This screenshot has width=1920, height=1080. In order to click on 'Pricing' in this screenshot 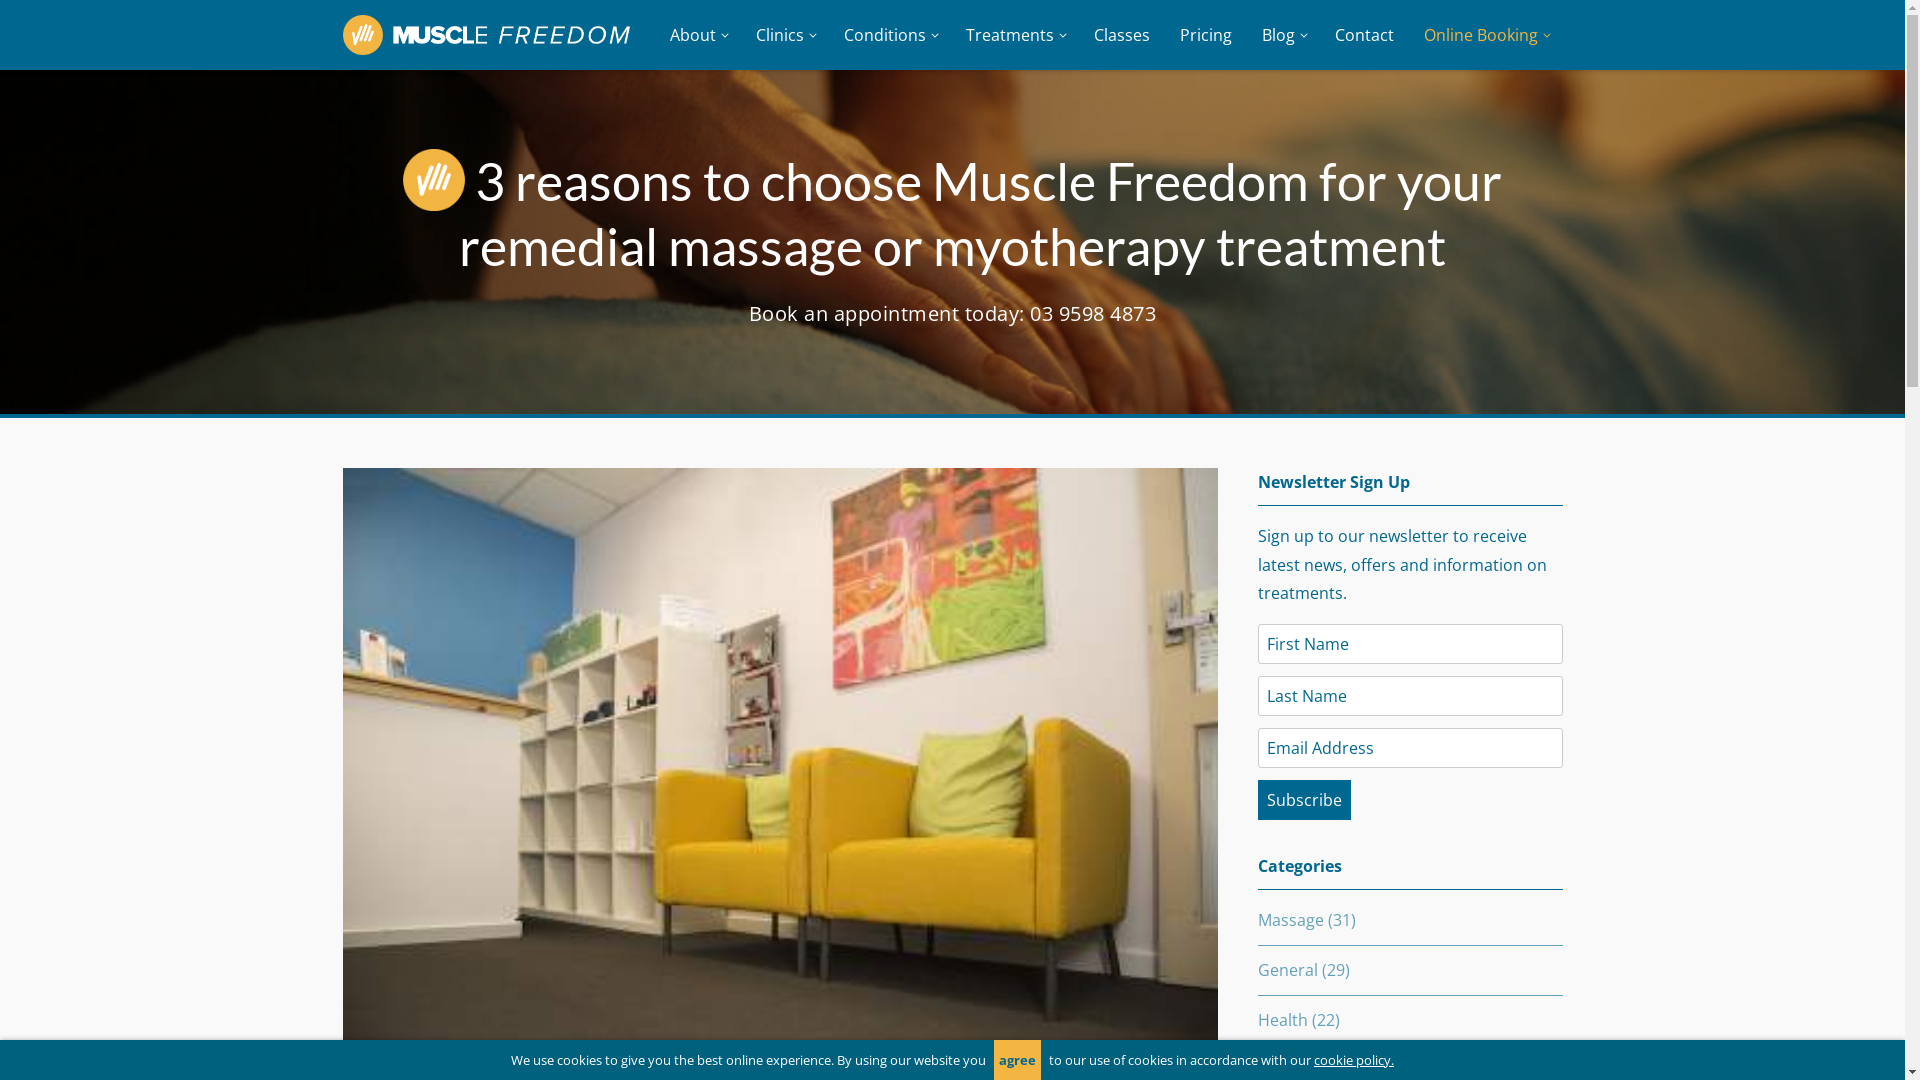, I will do `click(1203, 34)`.